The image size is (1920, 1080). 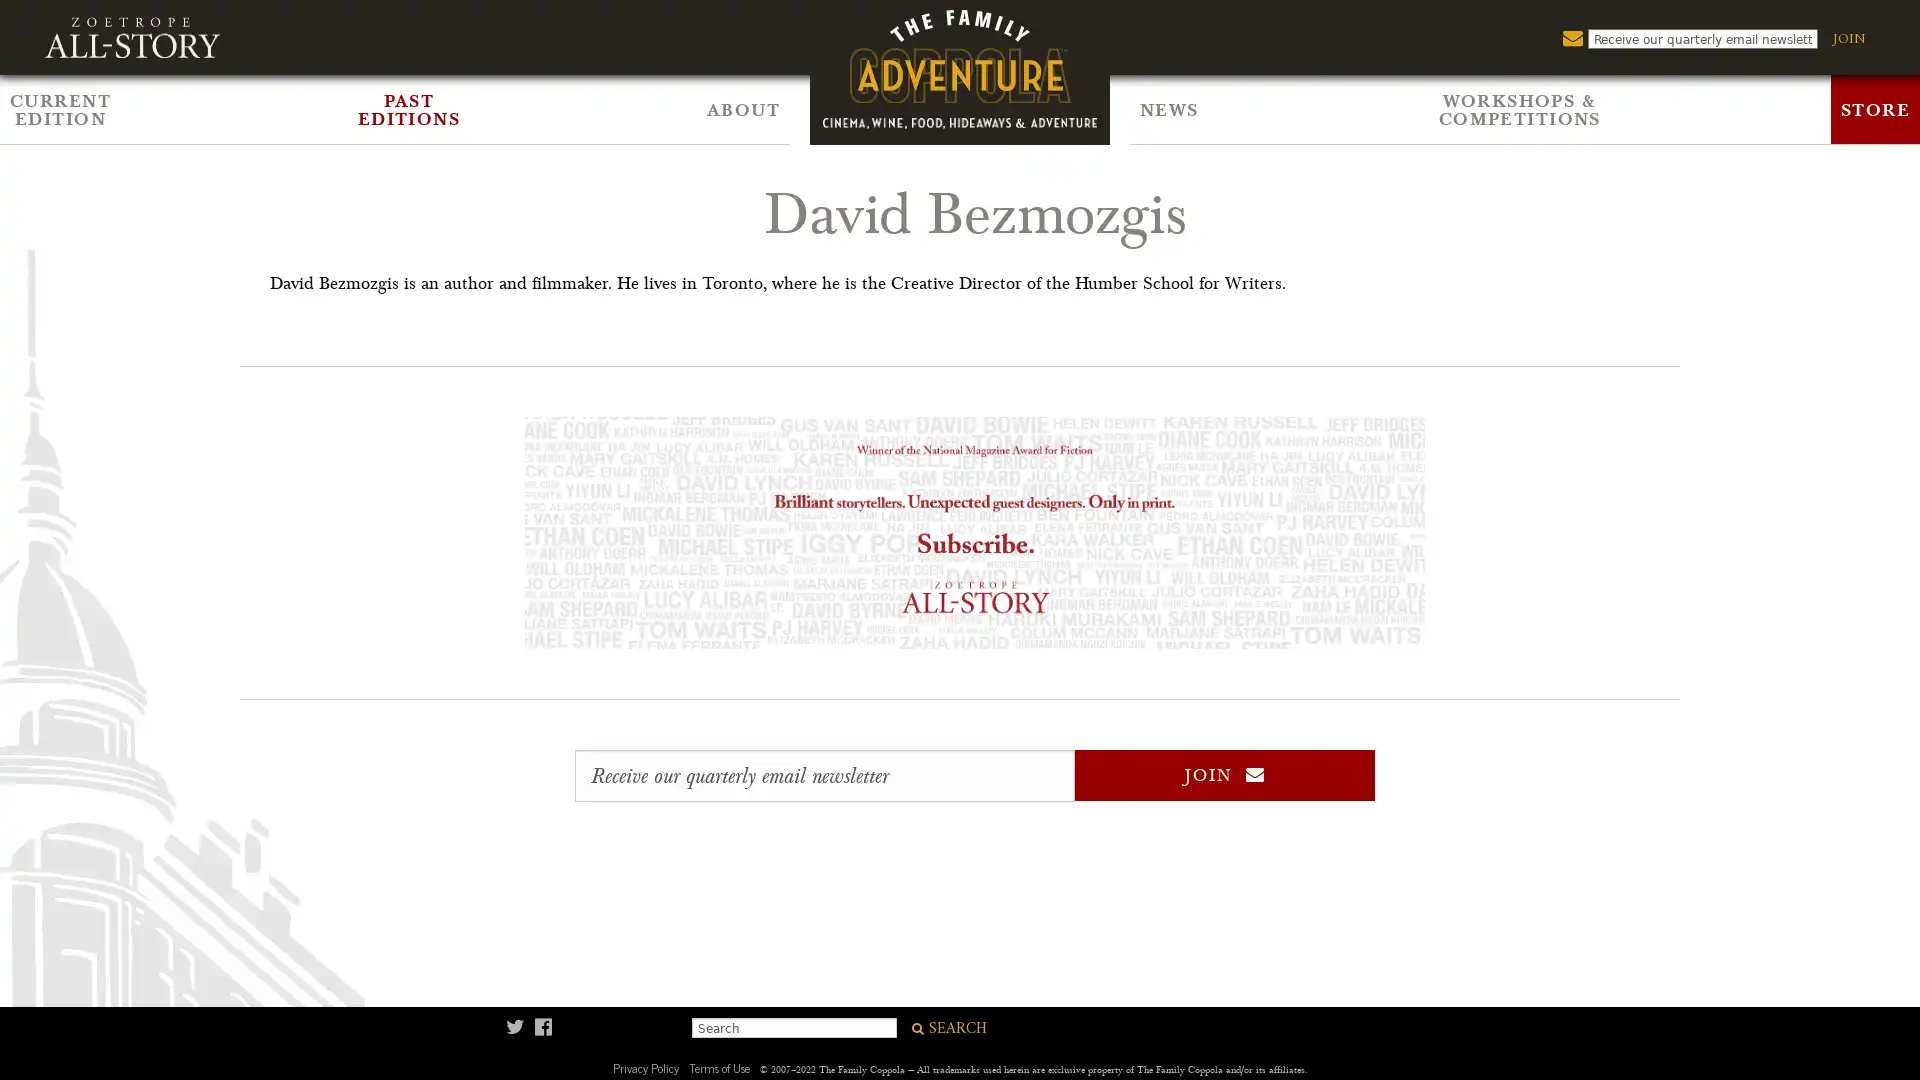 I want to click on SEARCH, so click(x=944, y=1028).